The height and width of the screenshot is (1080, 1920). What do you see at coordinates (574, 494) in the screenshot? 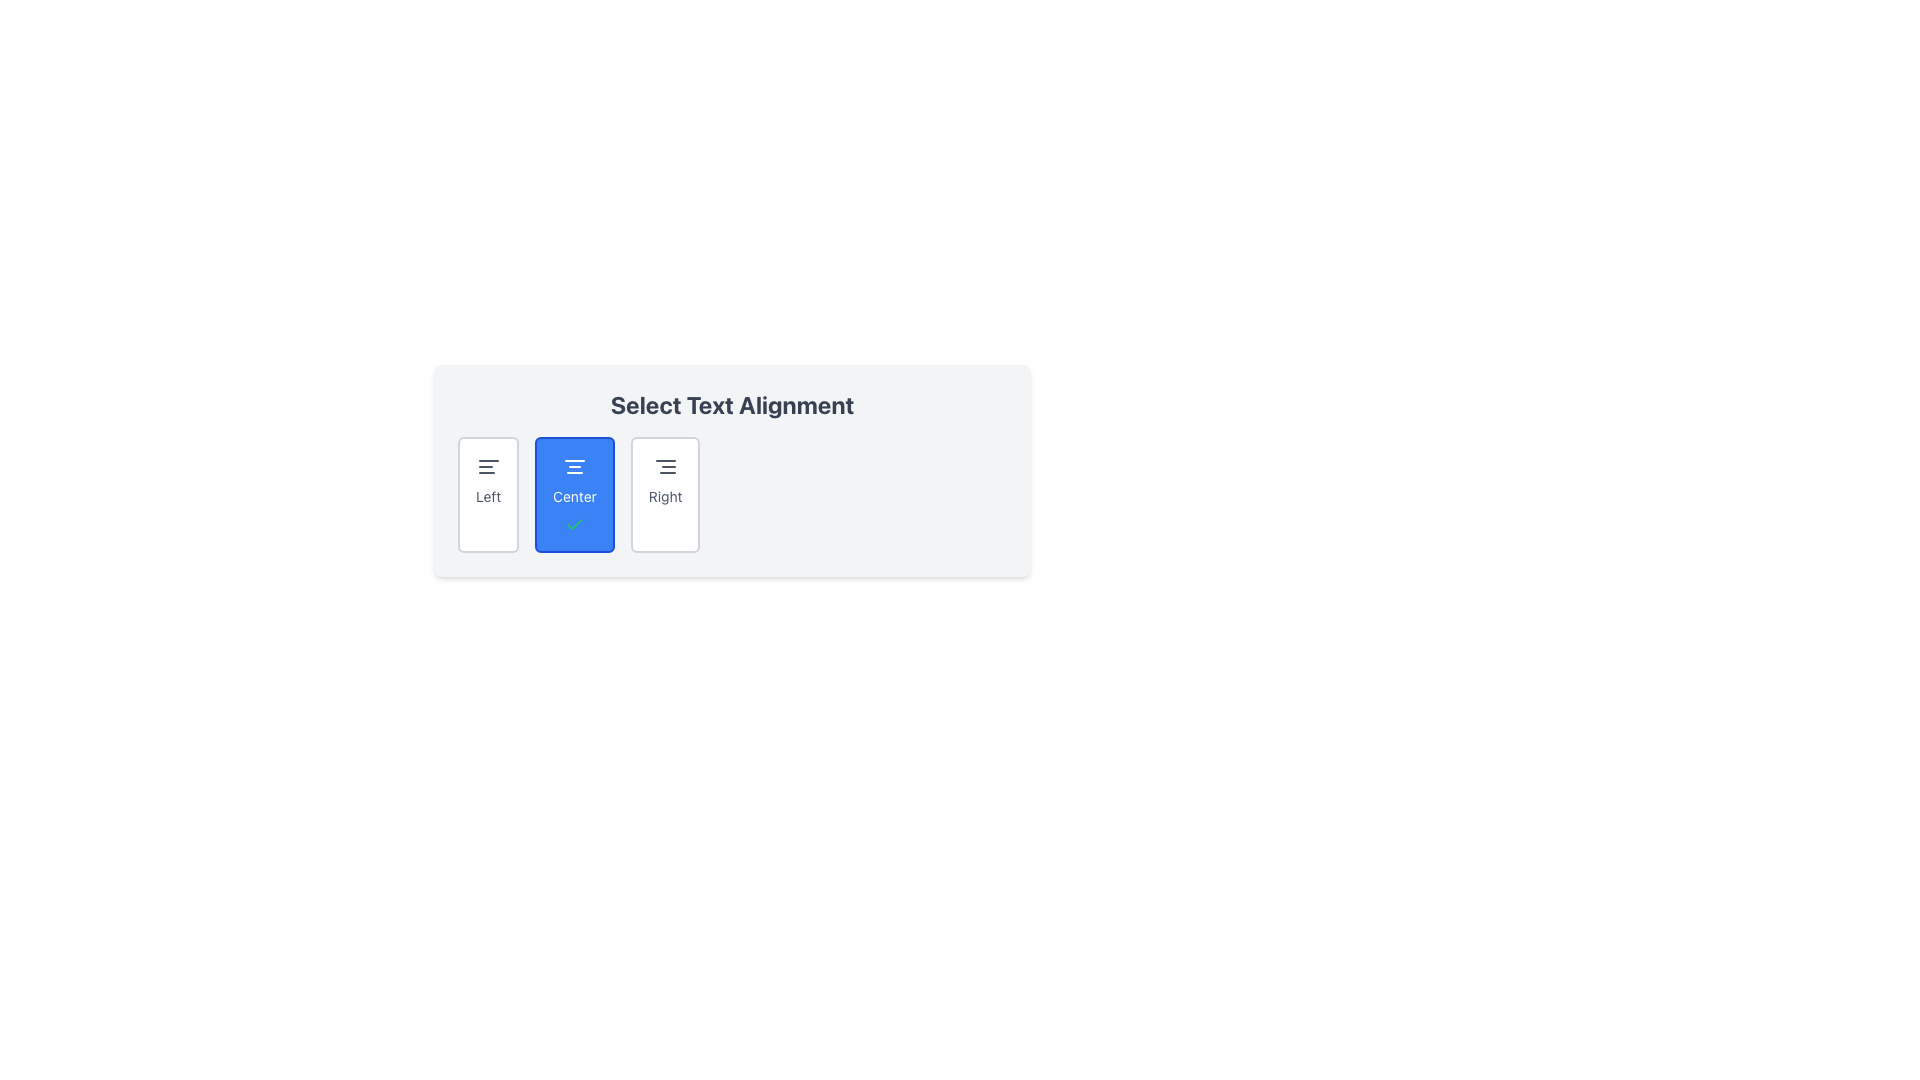
I see `the center alignment button, which is the middle button in the row of three alignment options (Left, Center, Right) located below the 'Select Text Alignment' title` at bounding box center [574, 494].